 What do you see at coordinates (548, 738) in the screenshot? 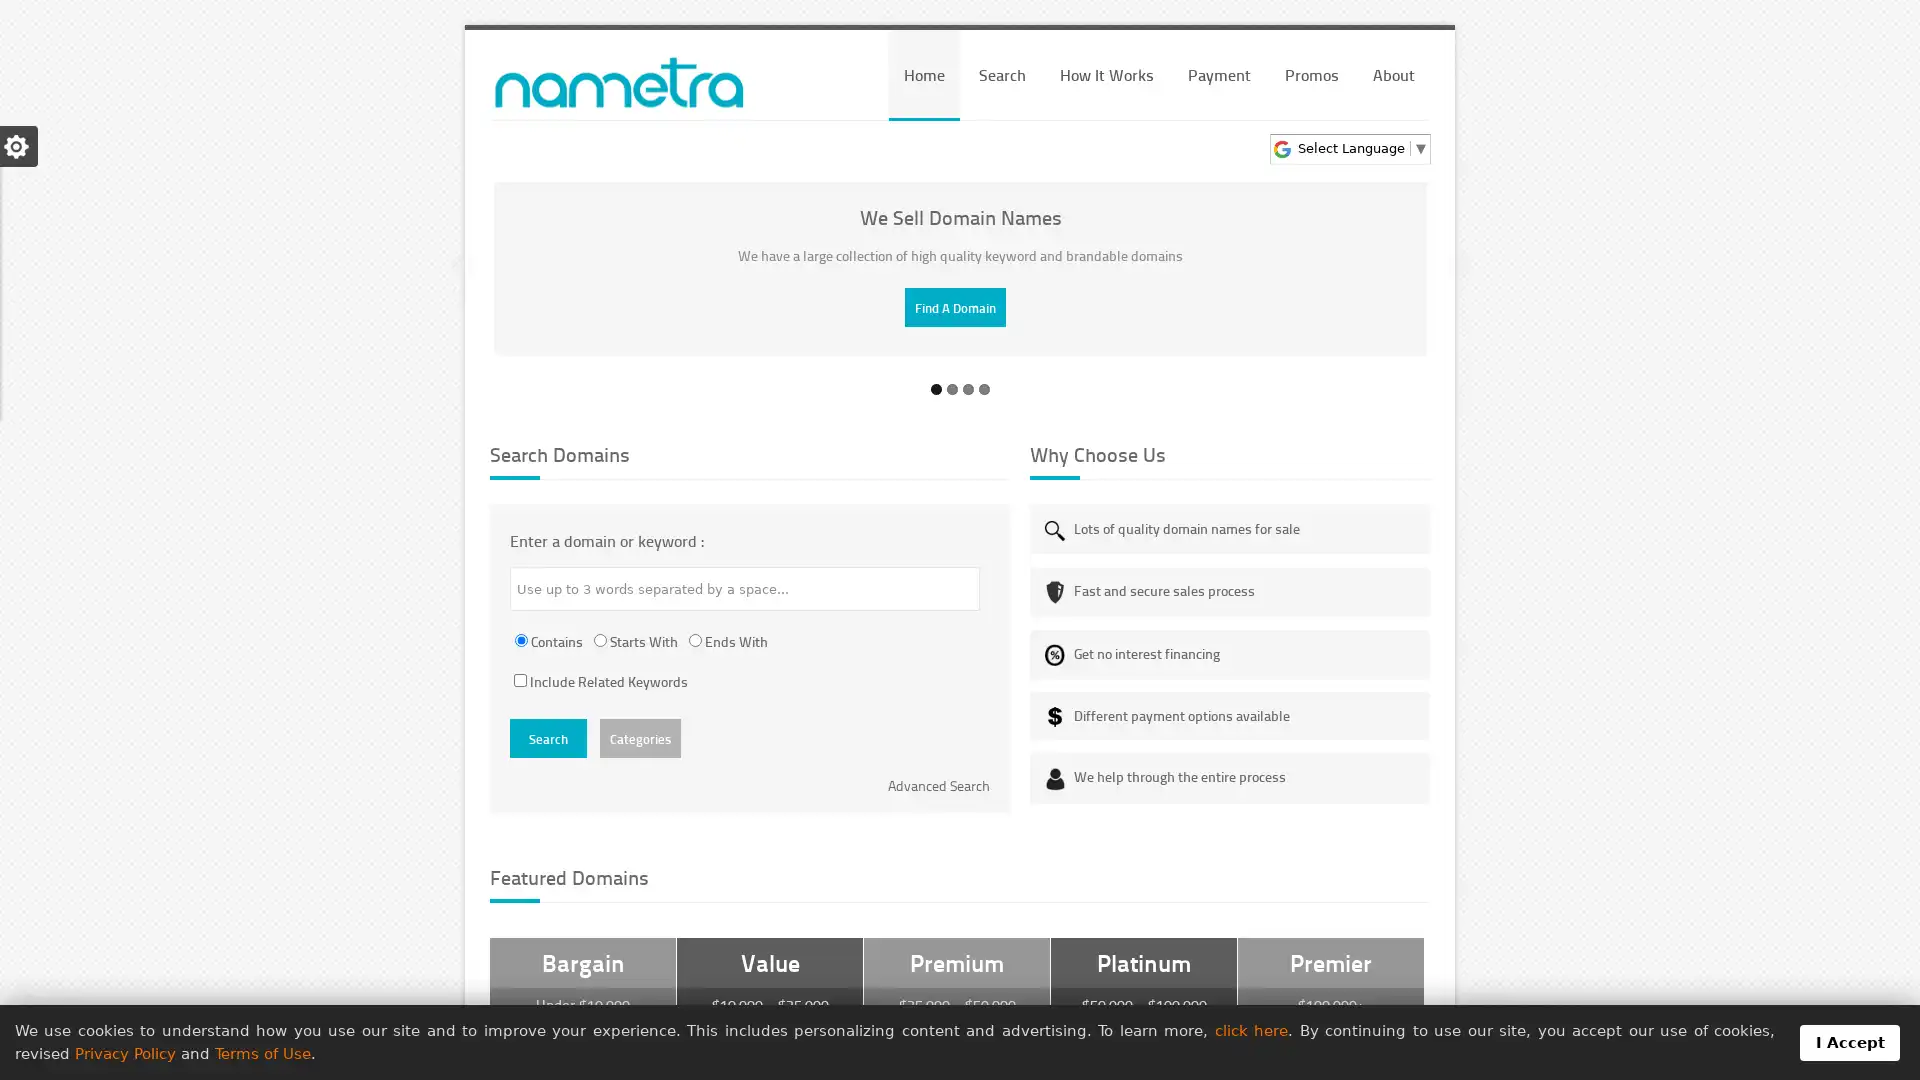
I see `Search` at bounding box center [548, 738].